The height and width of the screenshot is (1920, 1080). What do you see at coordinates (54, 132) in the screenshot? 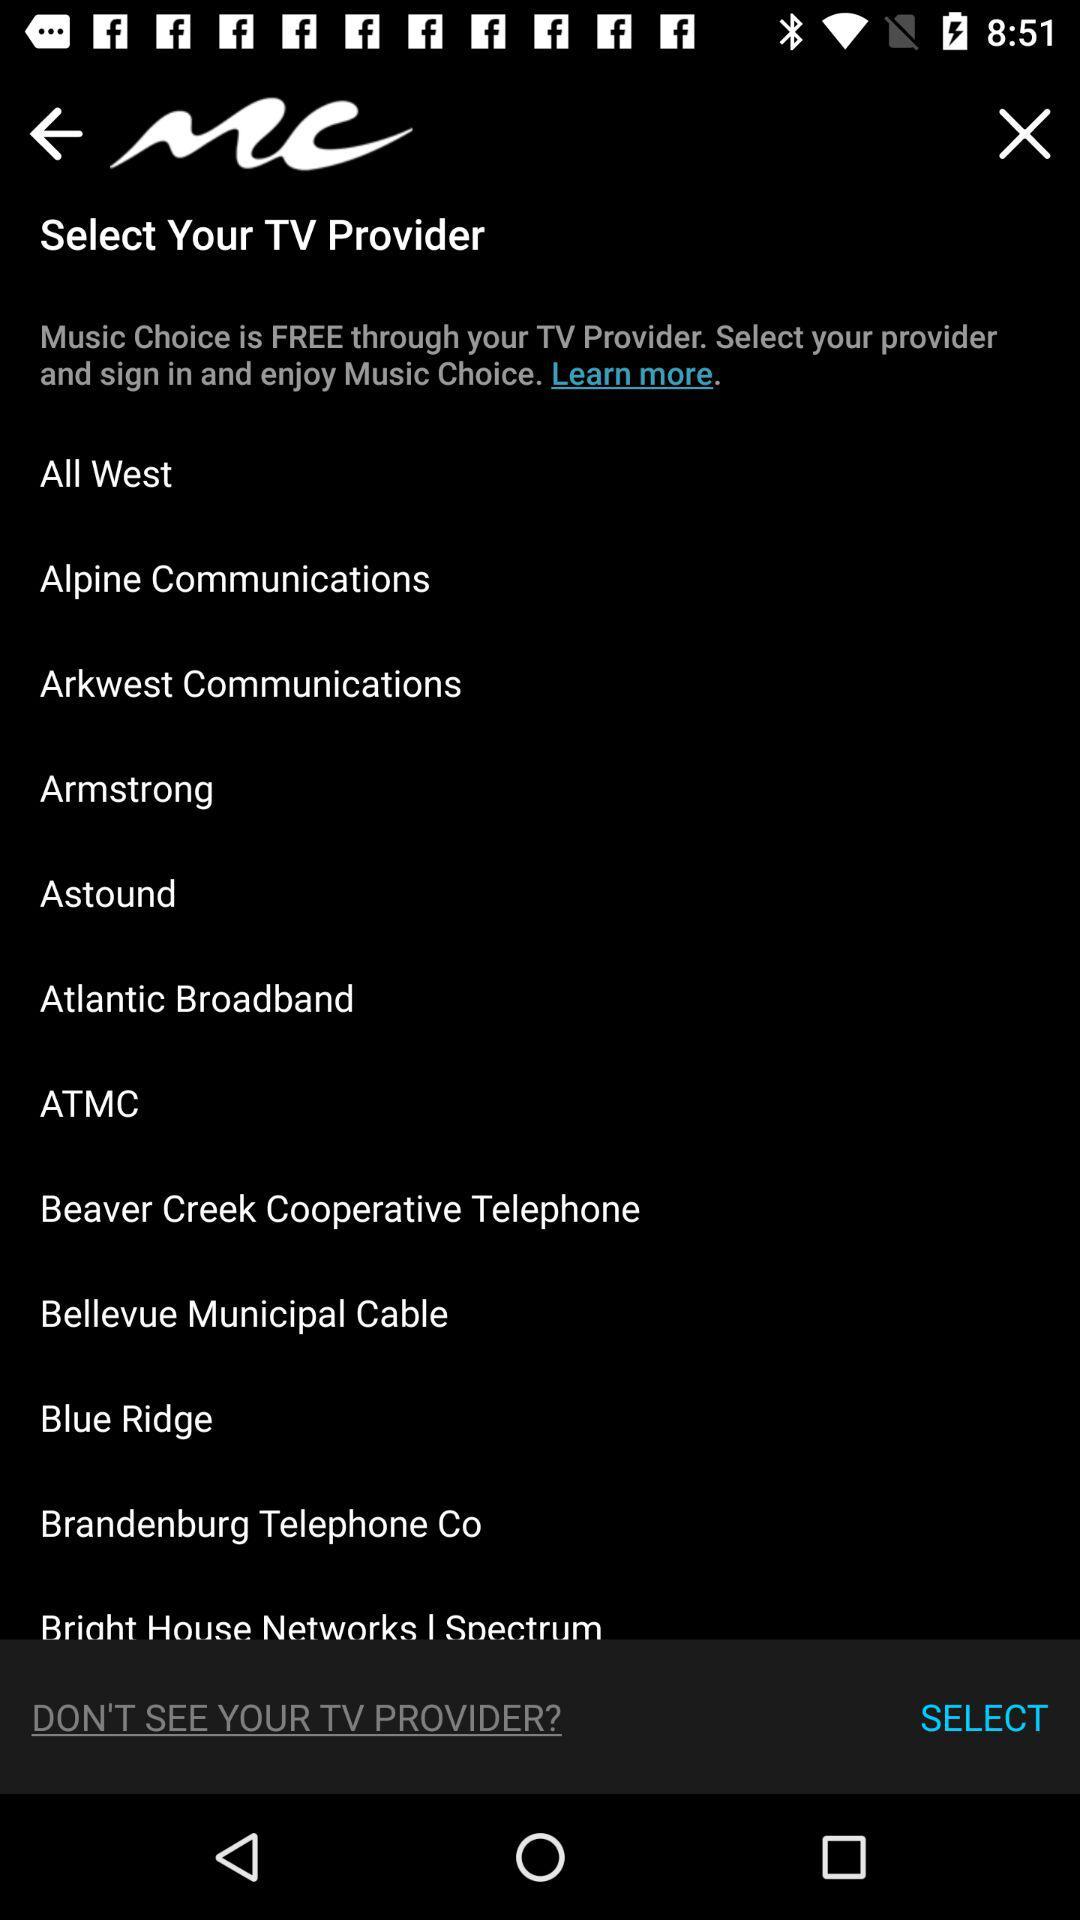
I see `the arrow_backward icon` at bounding box center [54, 132].